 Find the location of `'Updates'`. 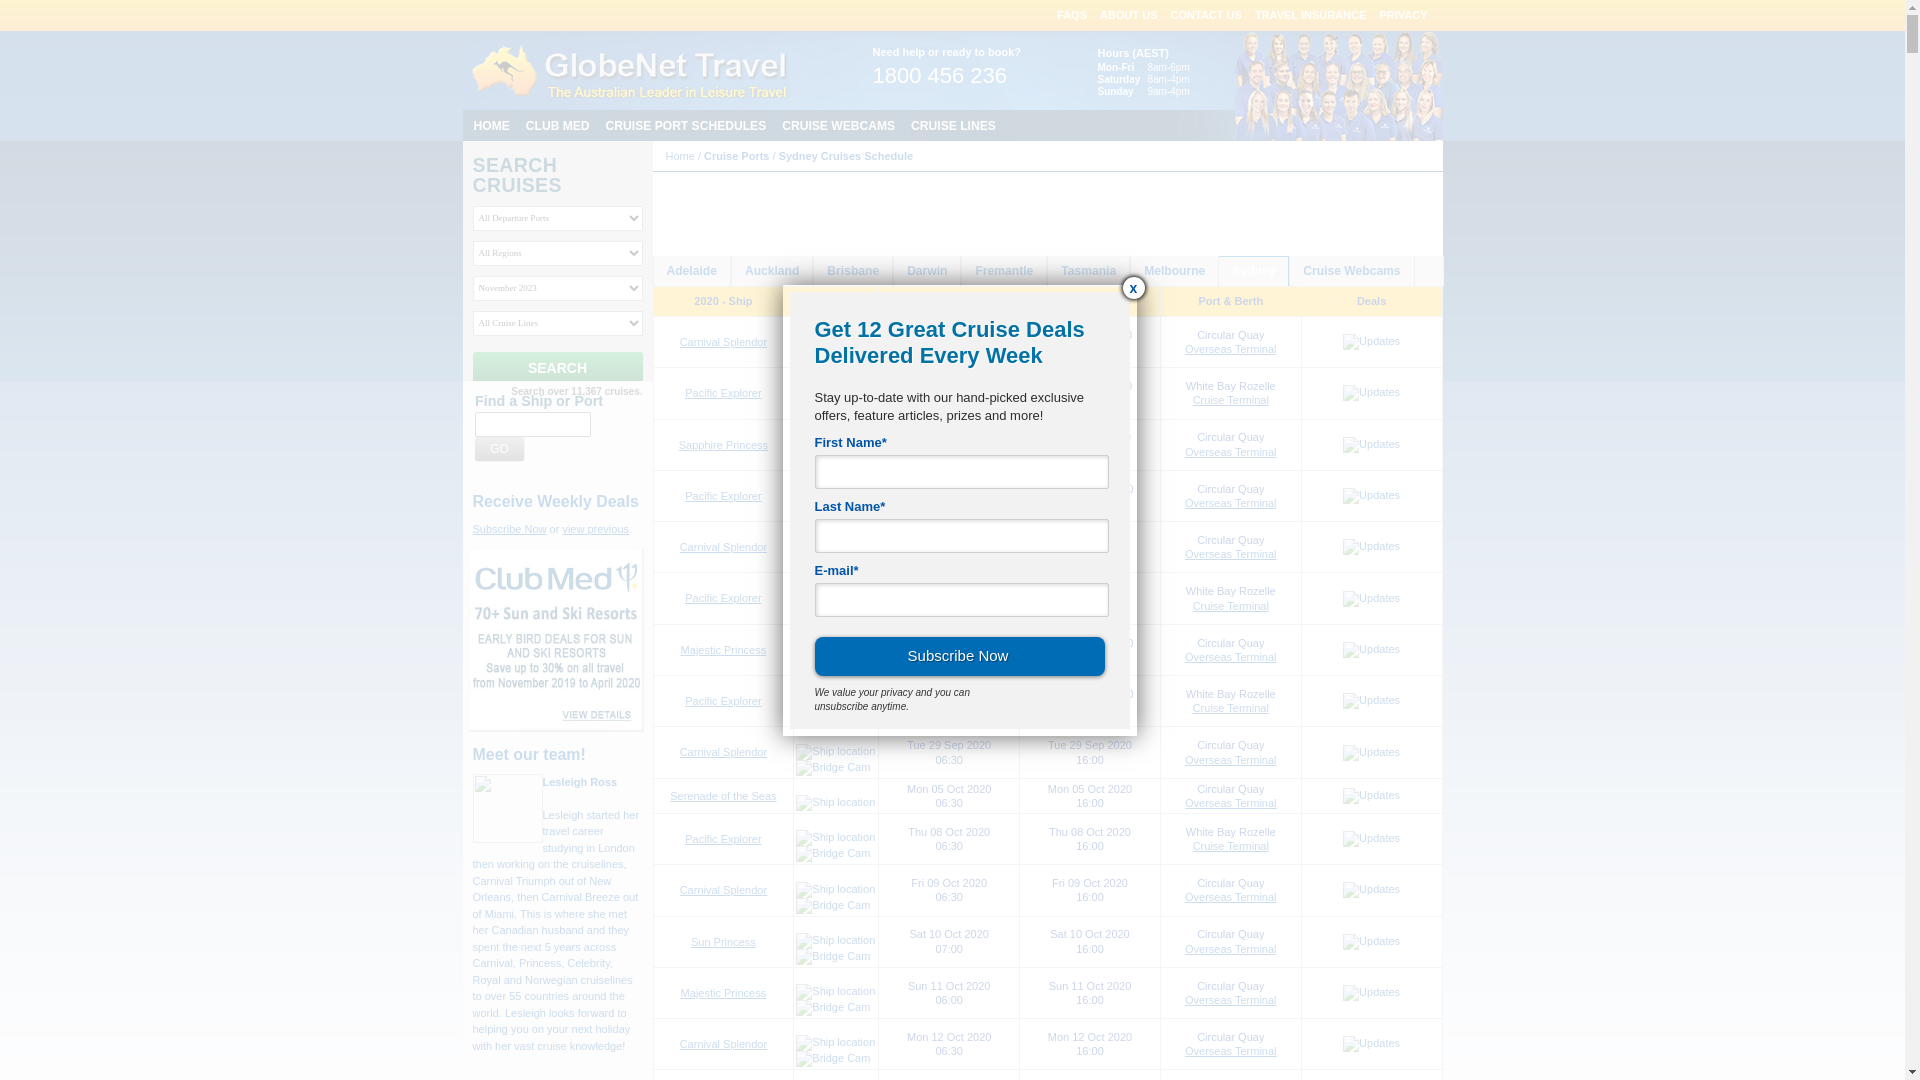

'Updates' is located at coordinates (1370, 794).